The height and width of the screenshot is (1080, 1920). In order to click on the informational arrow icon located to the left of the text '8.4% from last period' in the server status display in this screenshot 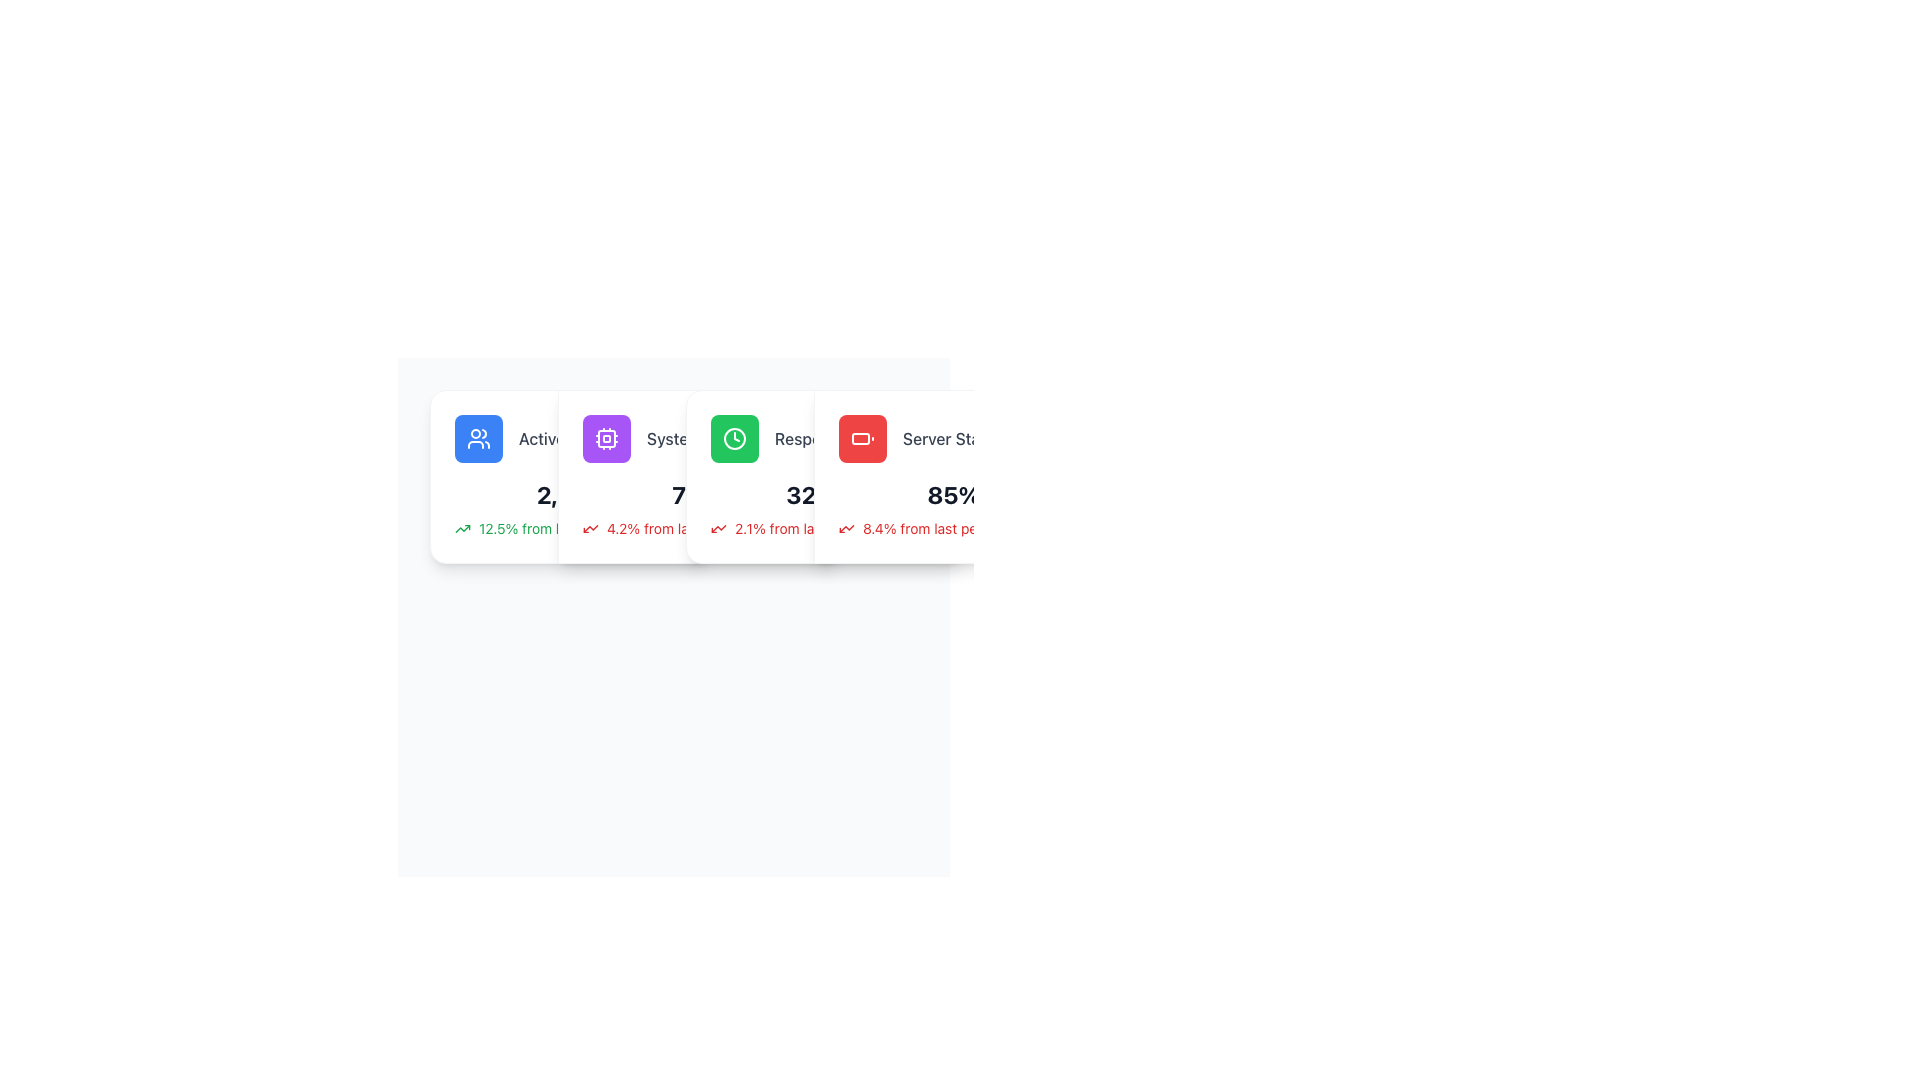, I will do `click(846, 527)`.